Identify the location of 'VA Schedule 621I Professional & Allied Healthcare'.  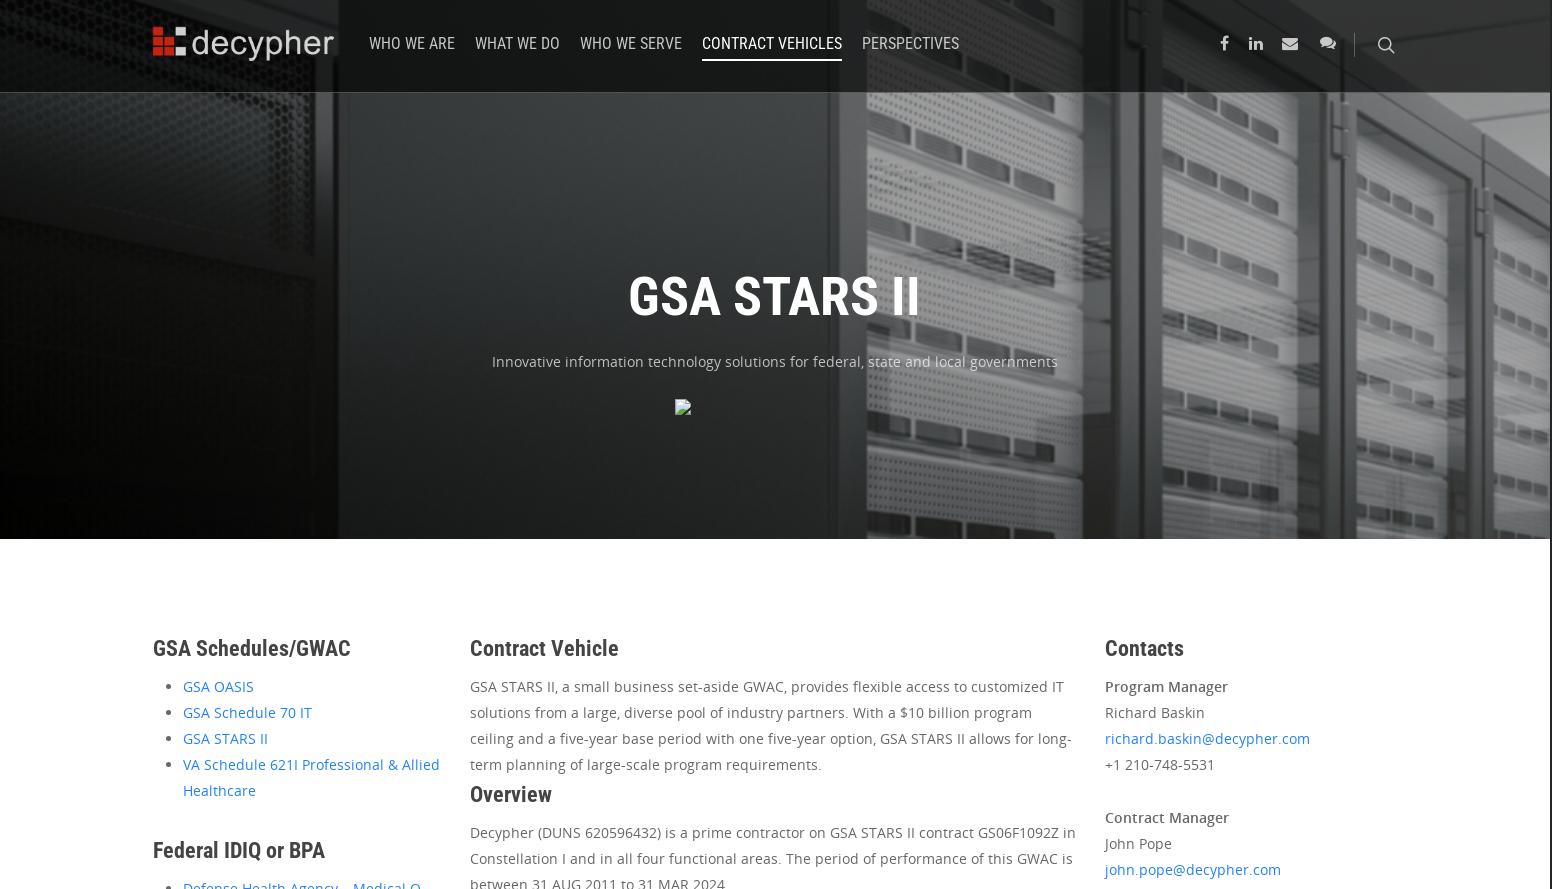
(309, 777).